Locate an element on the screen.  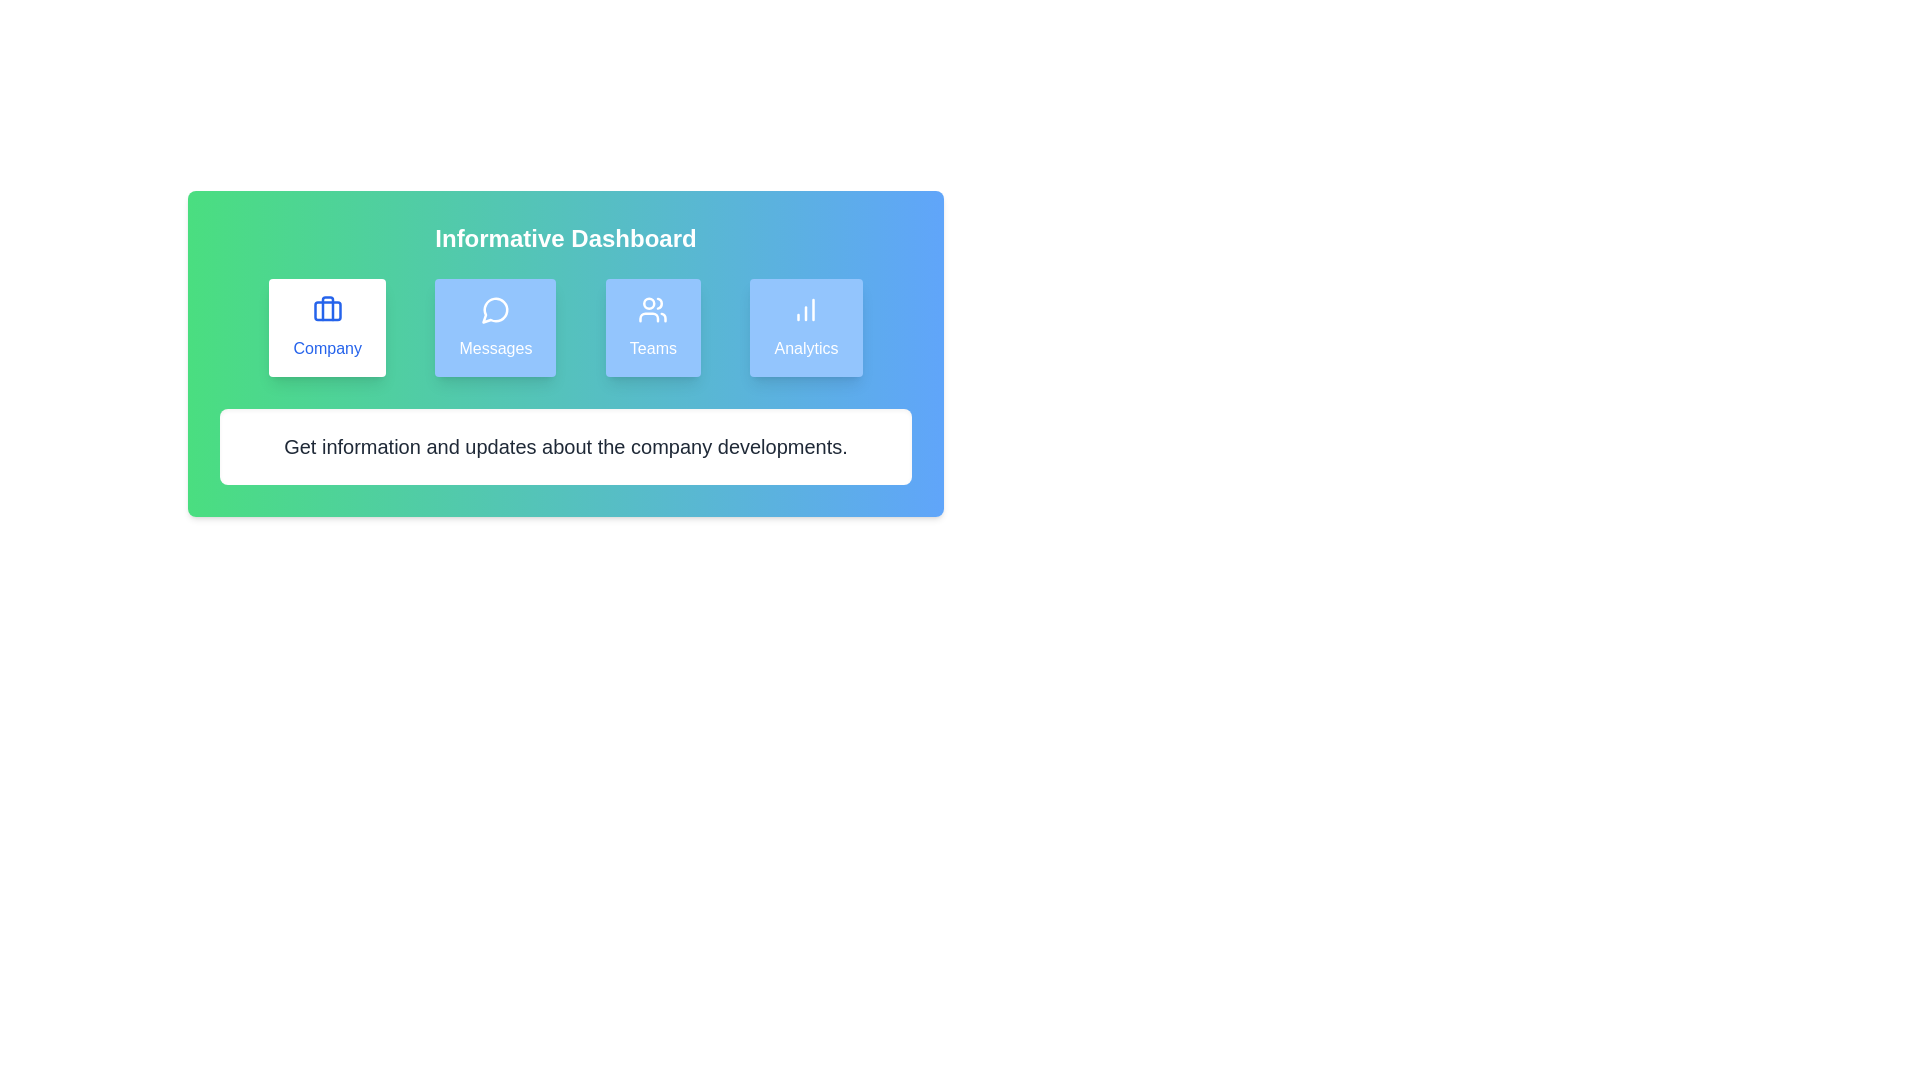
the 'Messages' button on the Navigation Menu is located at coordinates (565, 326).